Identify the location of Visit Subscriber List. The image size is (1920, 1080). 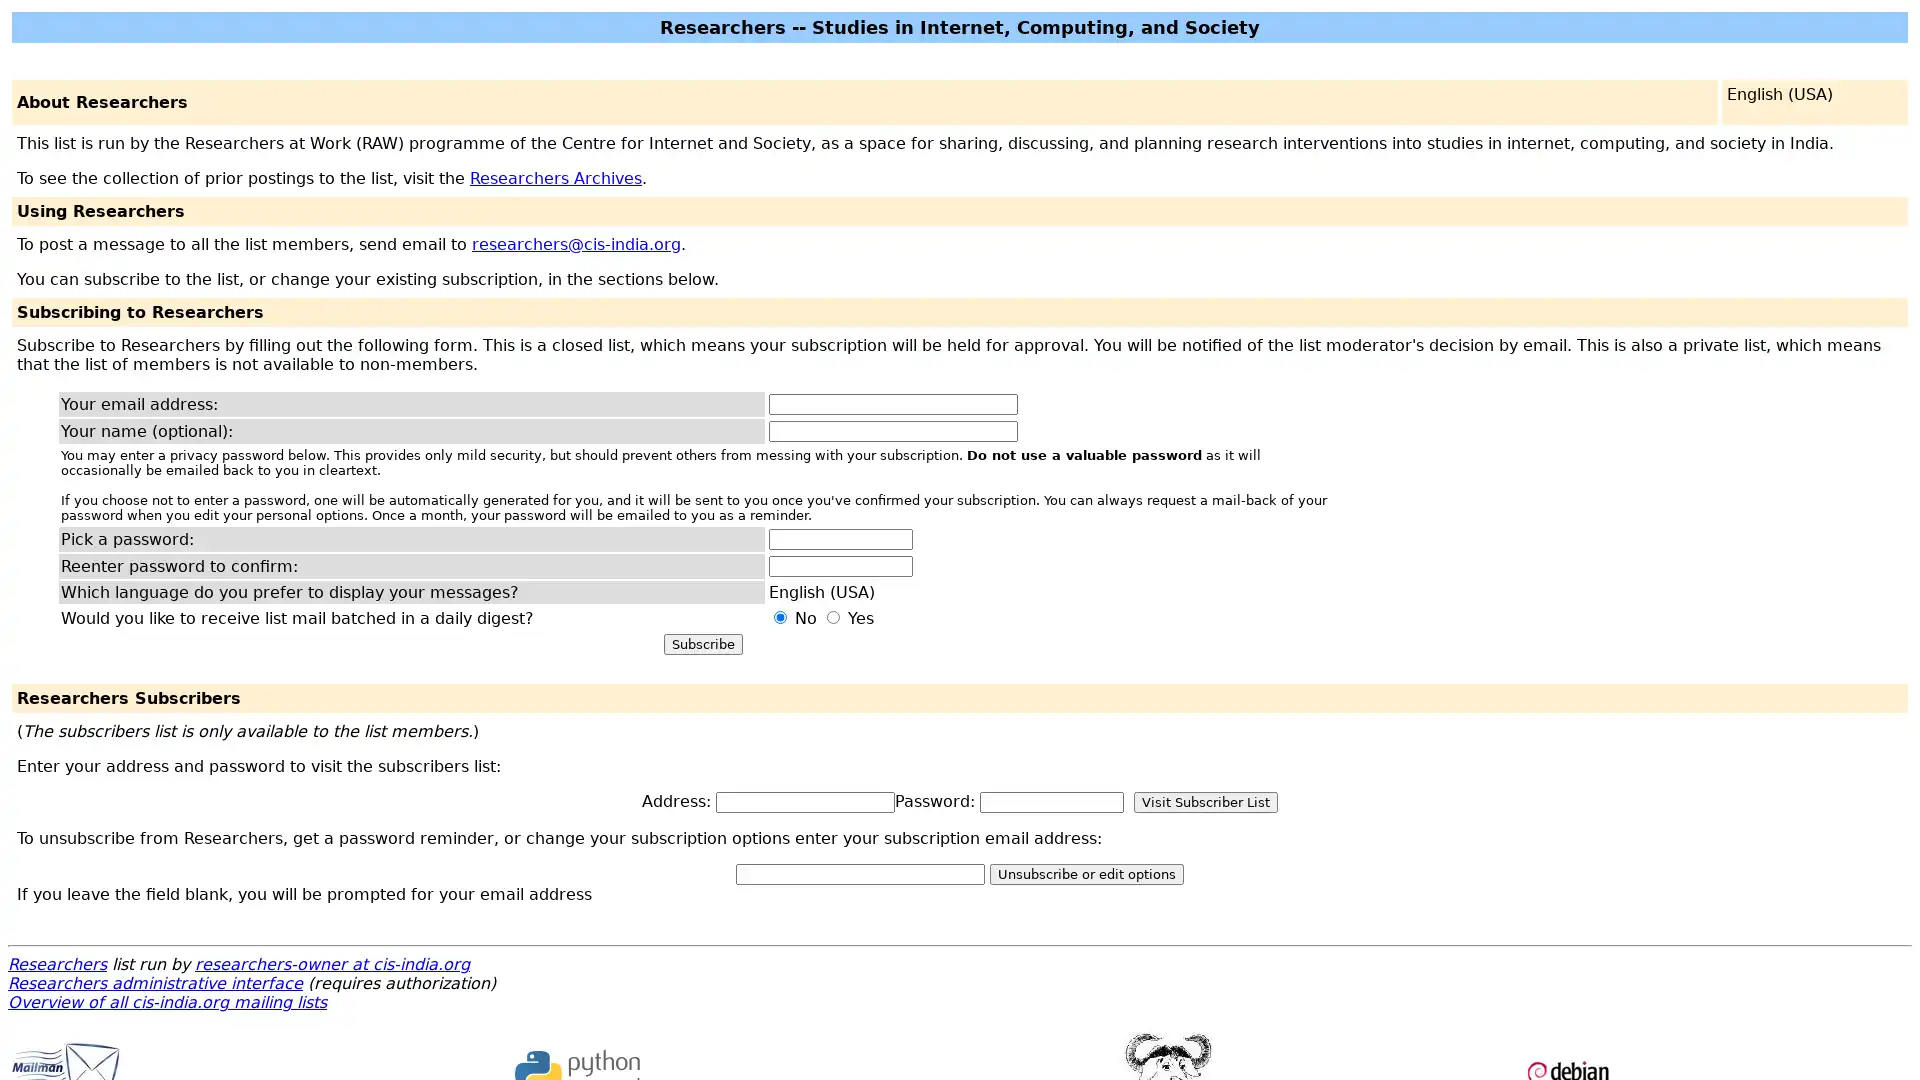
(1204, 801).